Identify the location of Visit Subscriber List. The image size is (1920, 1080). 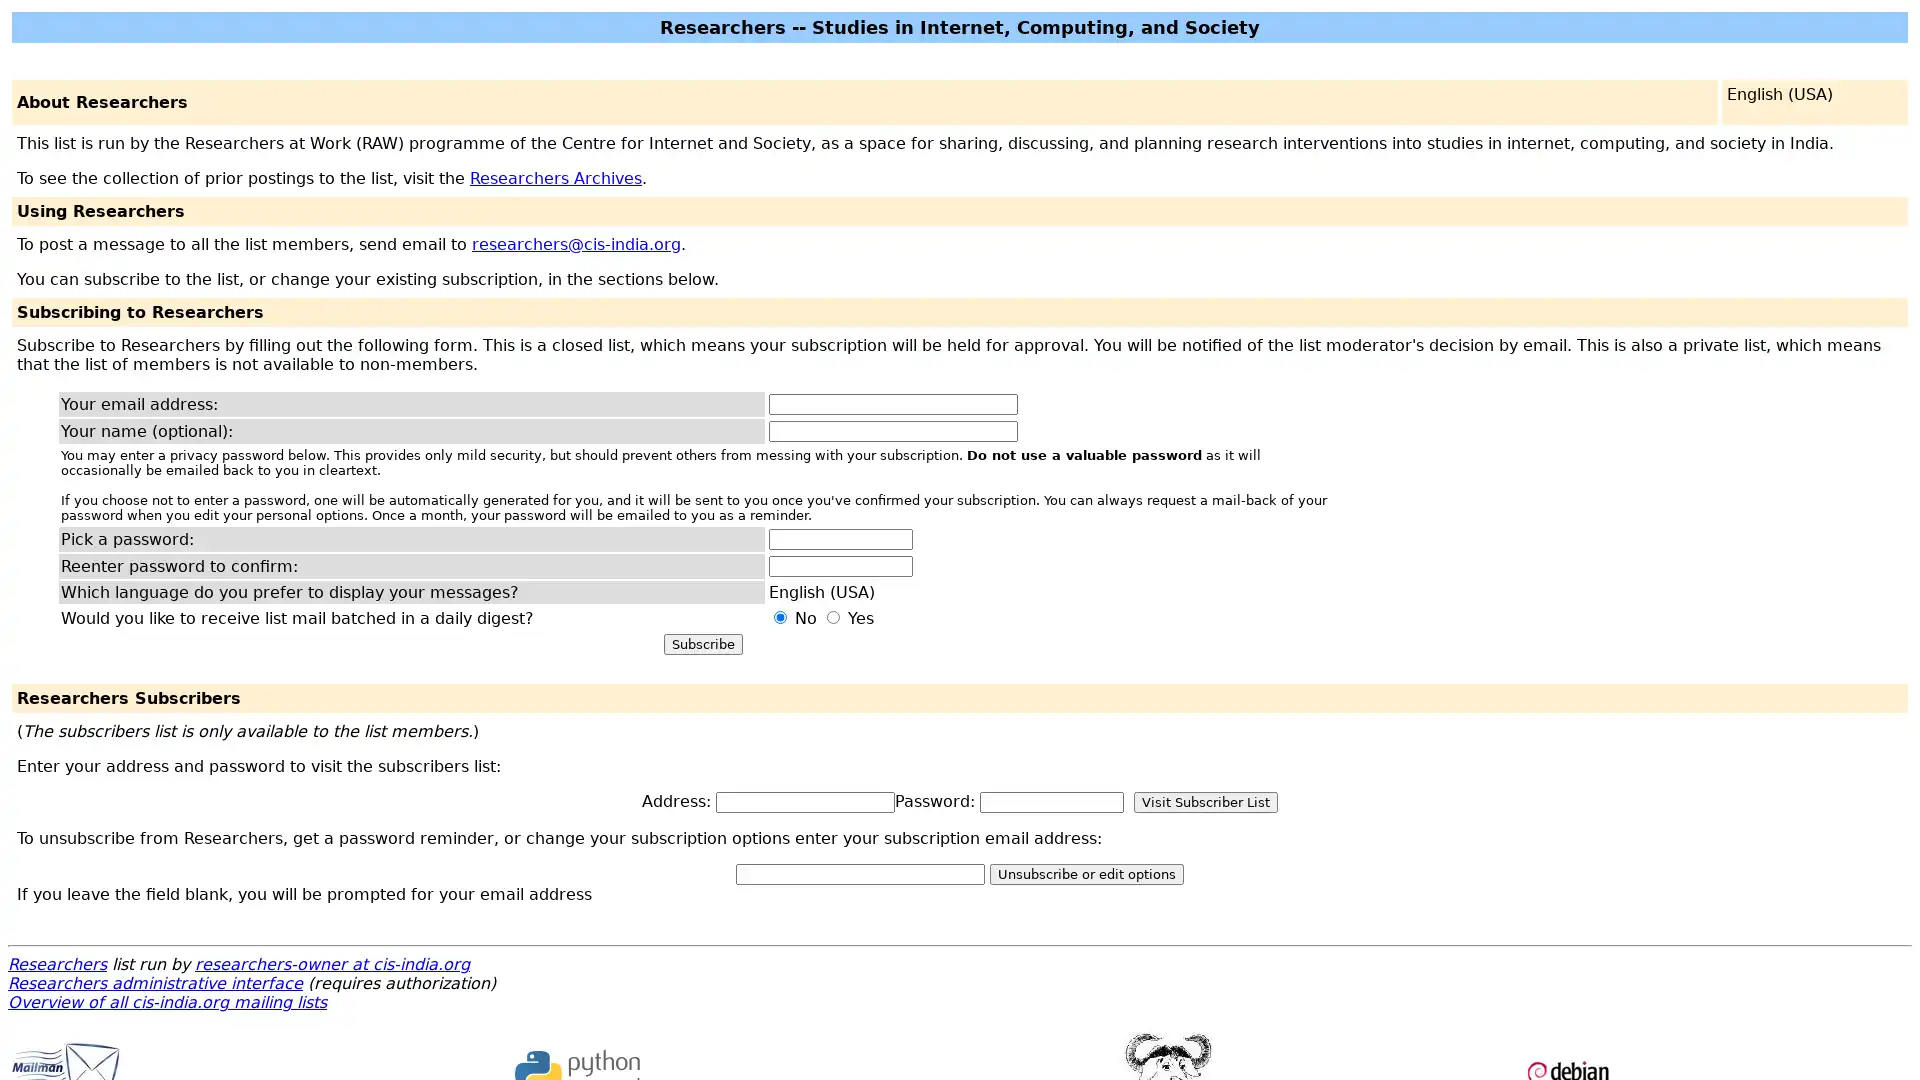
(1204, 801).